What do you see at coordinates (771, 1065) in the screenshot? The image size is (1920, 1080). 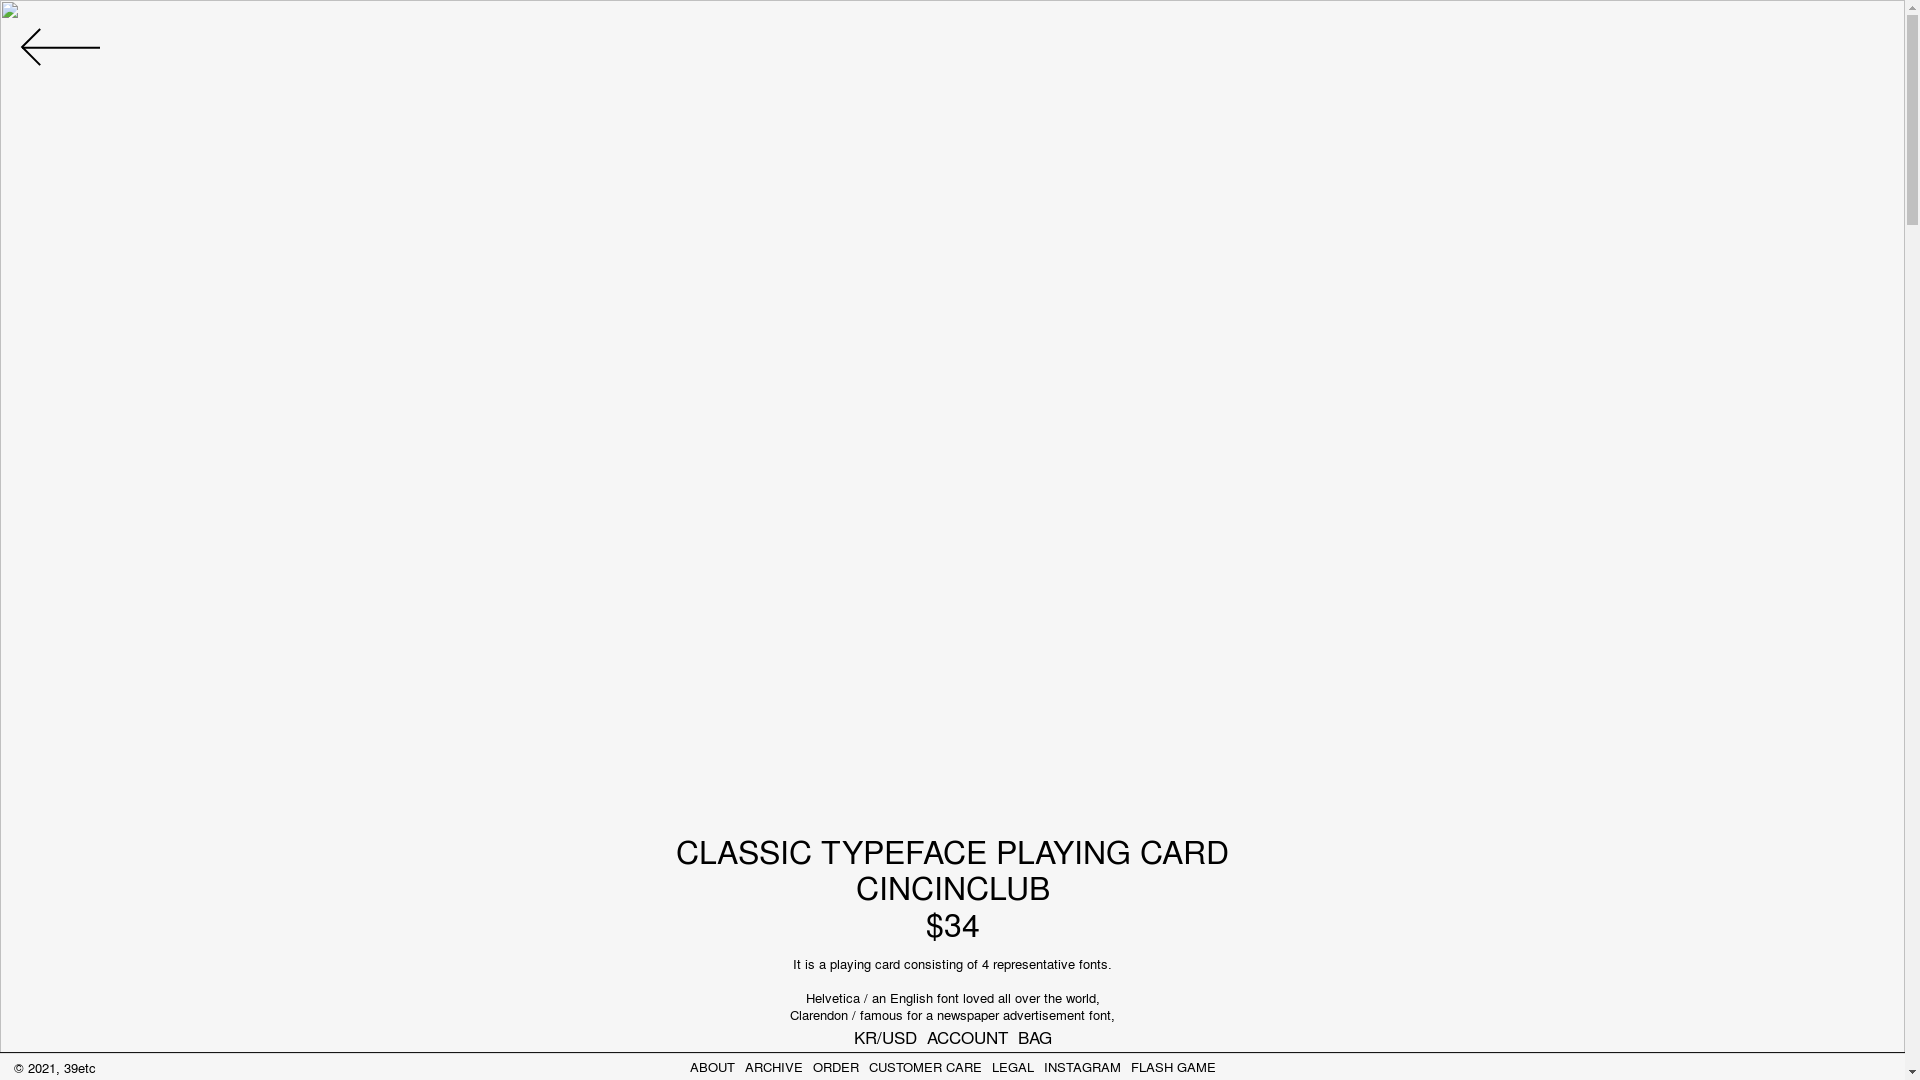 I see `'ARCHIVE'` at bounding box center [771, 1065].